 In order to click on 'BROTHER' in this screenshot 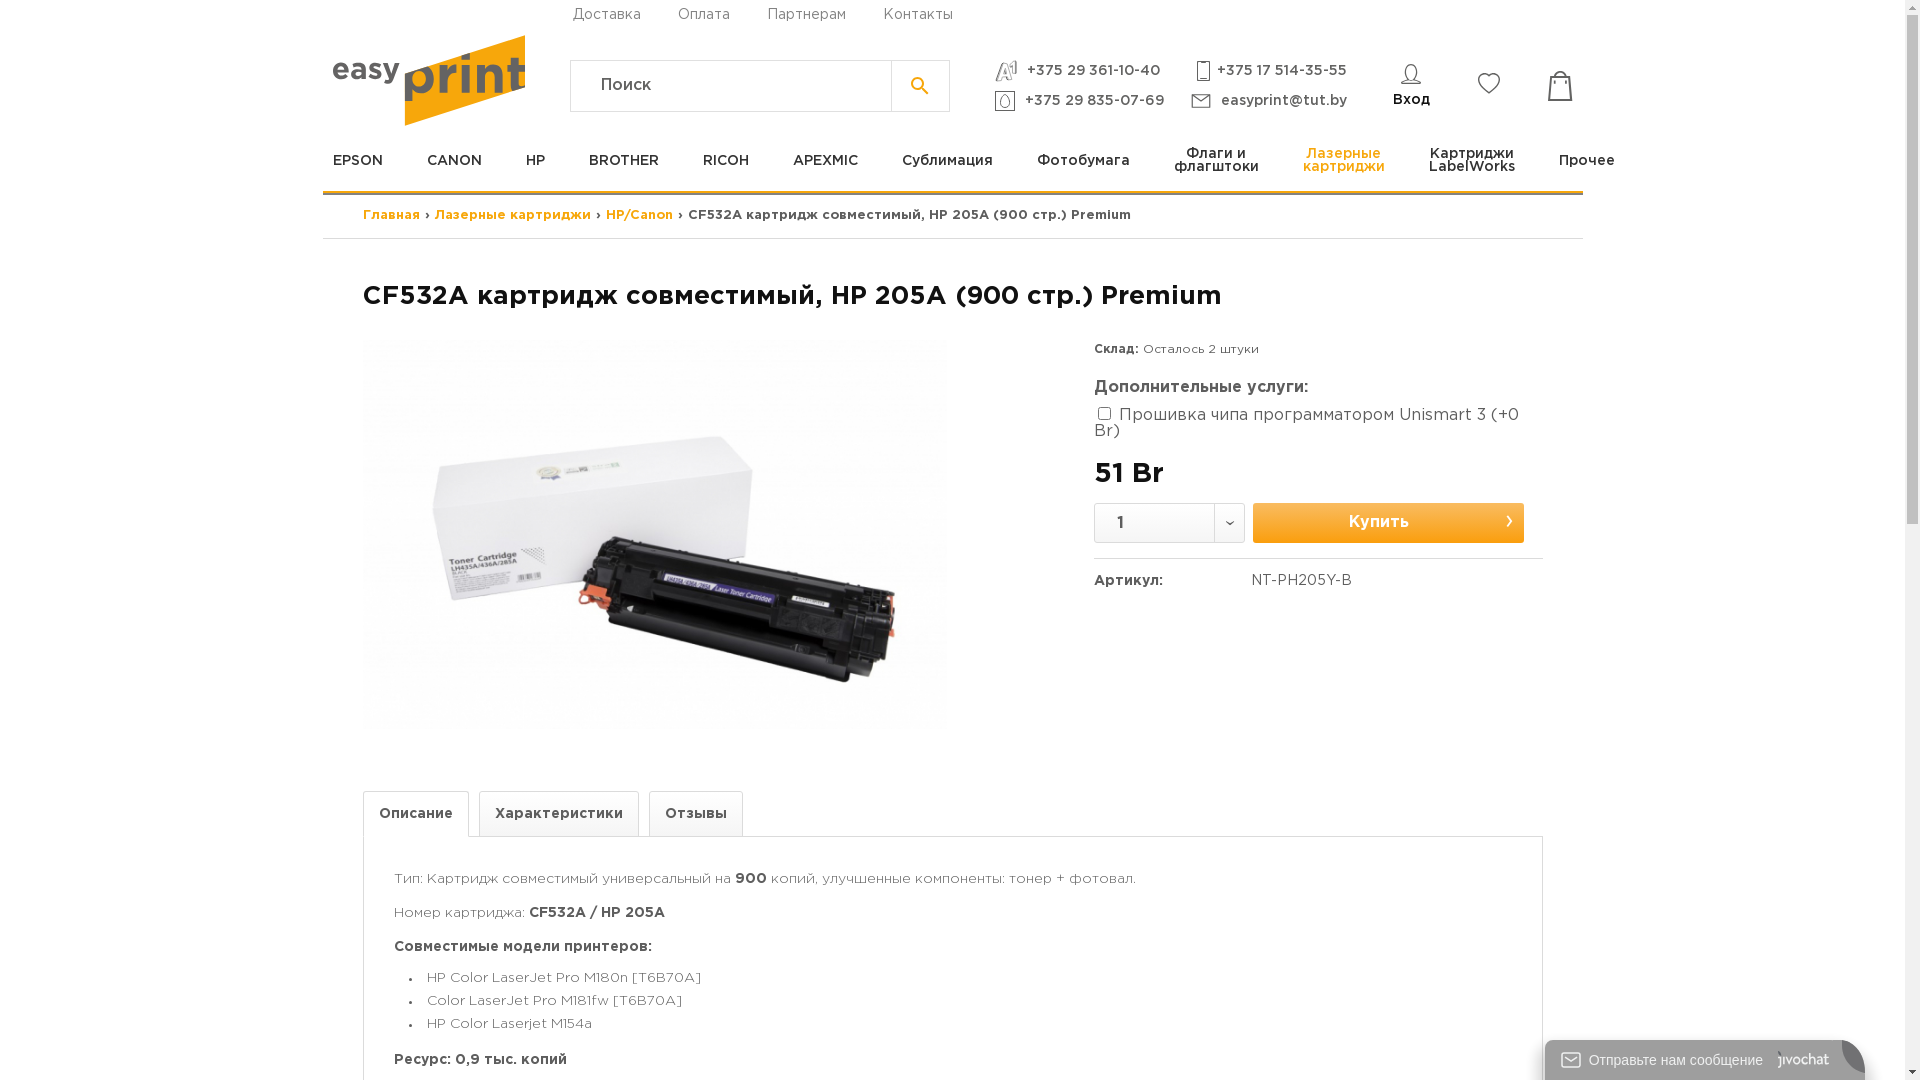, I will do `click(622, 159)`.